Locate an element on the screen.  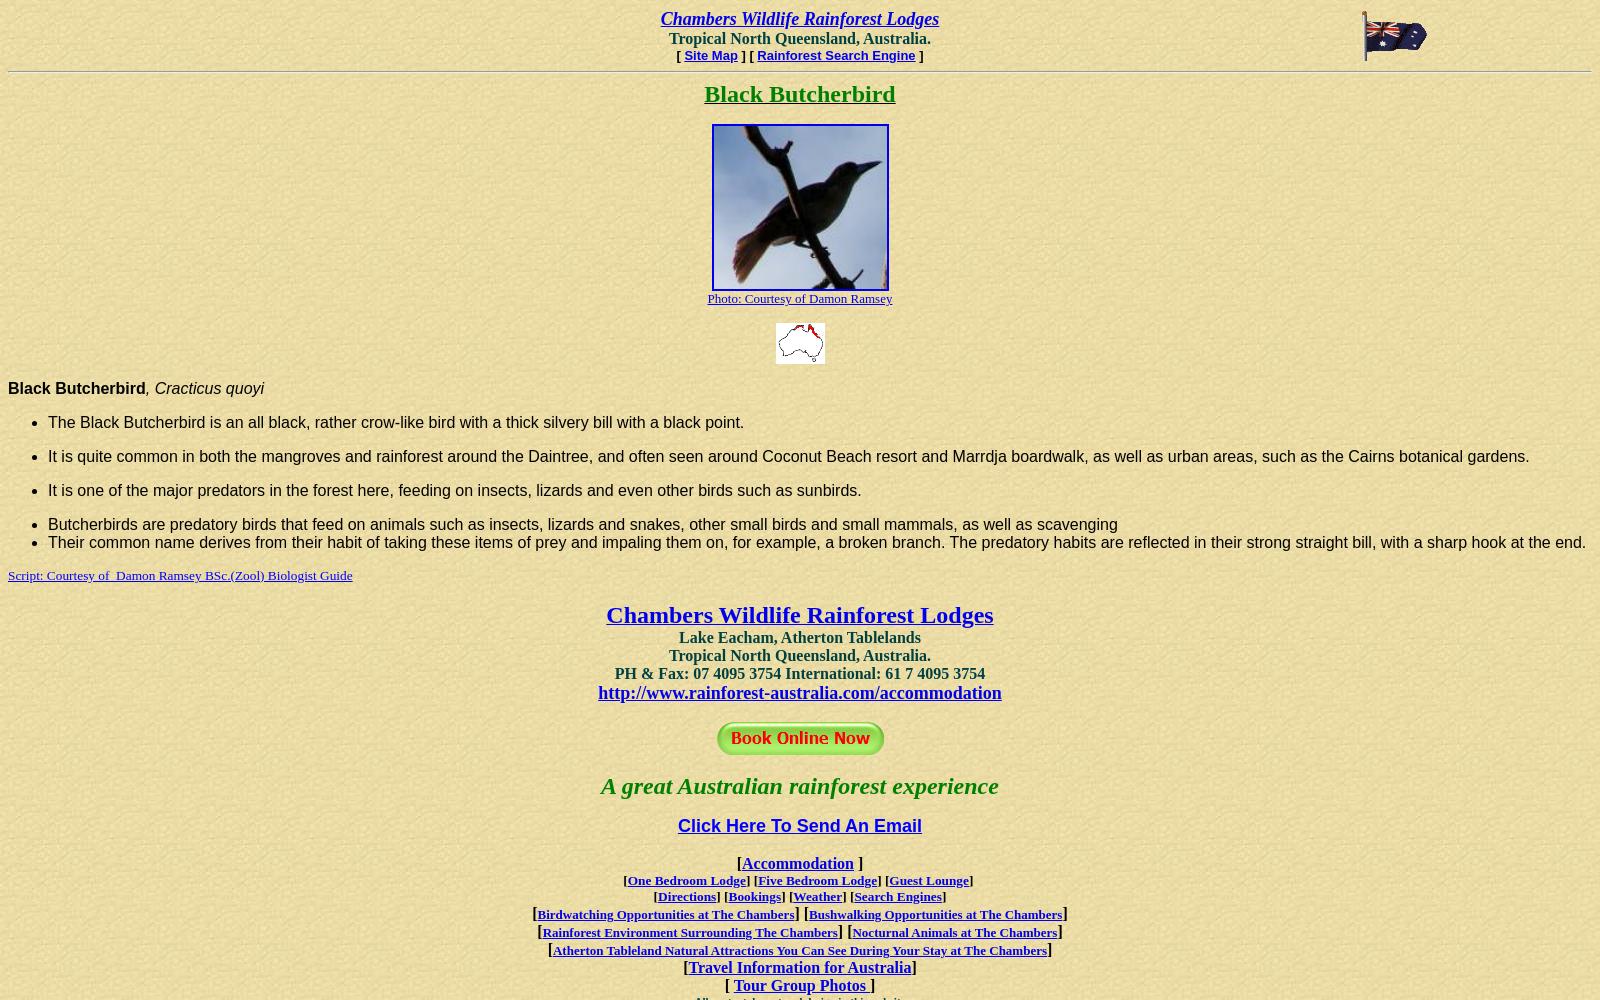
'One Bedroom Lodge' is located at coordinates (627, 880).